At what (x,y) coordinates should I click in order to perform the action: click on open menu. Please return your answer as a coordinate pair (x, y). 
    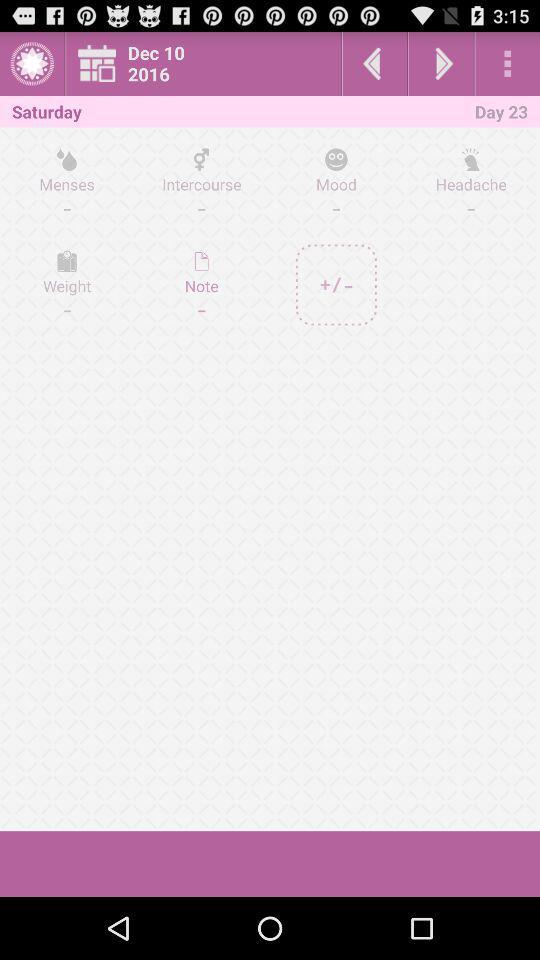
    Looking at the image, I should click on (507, 63).